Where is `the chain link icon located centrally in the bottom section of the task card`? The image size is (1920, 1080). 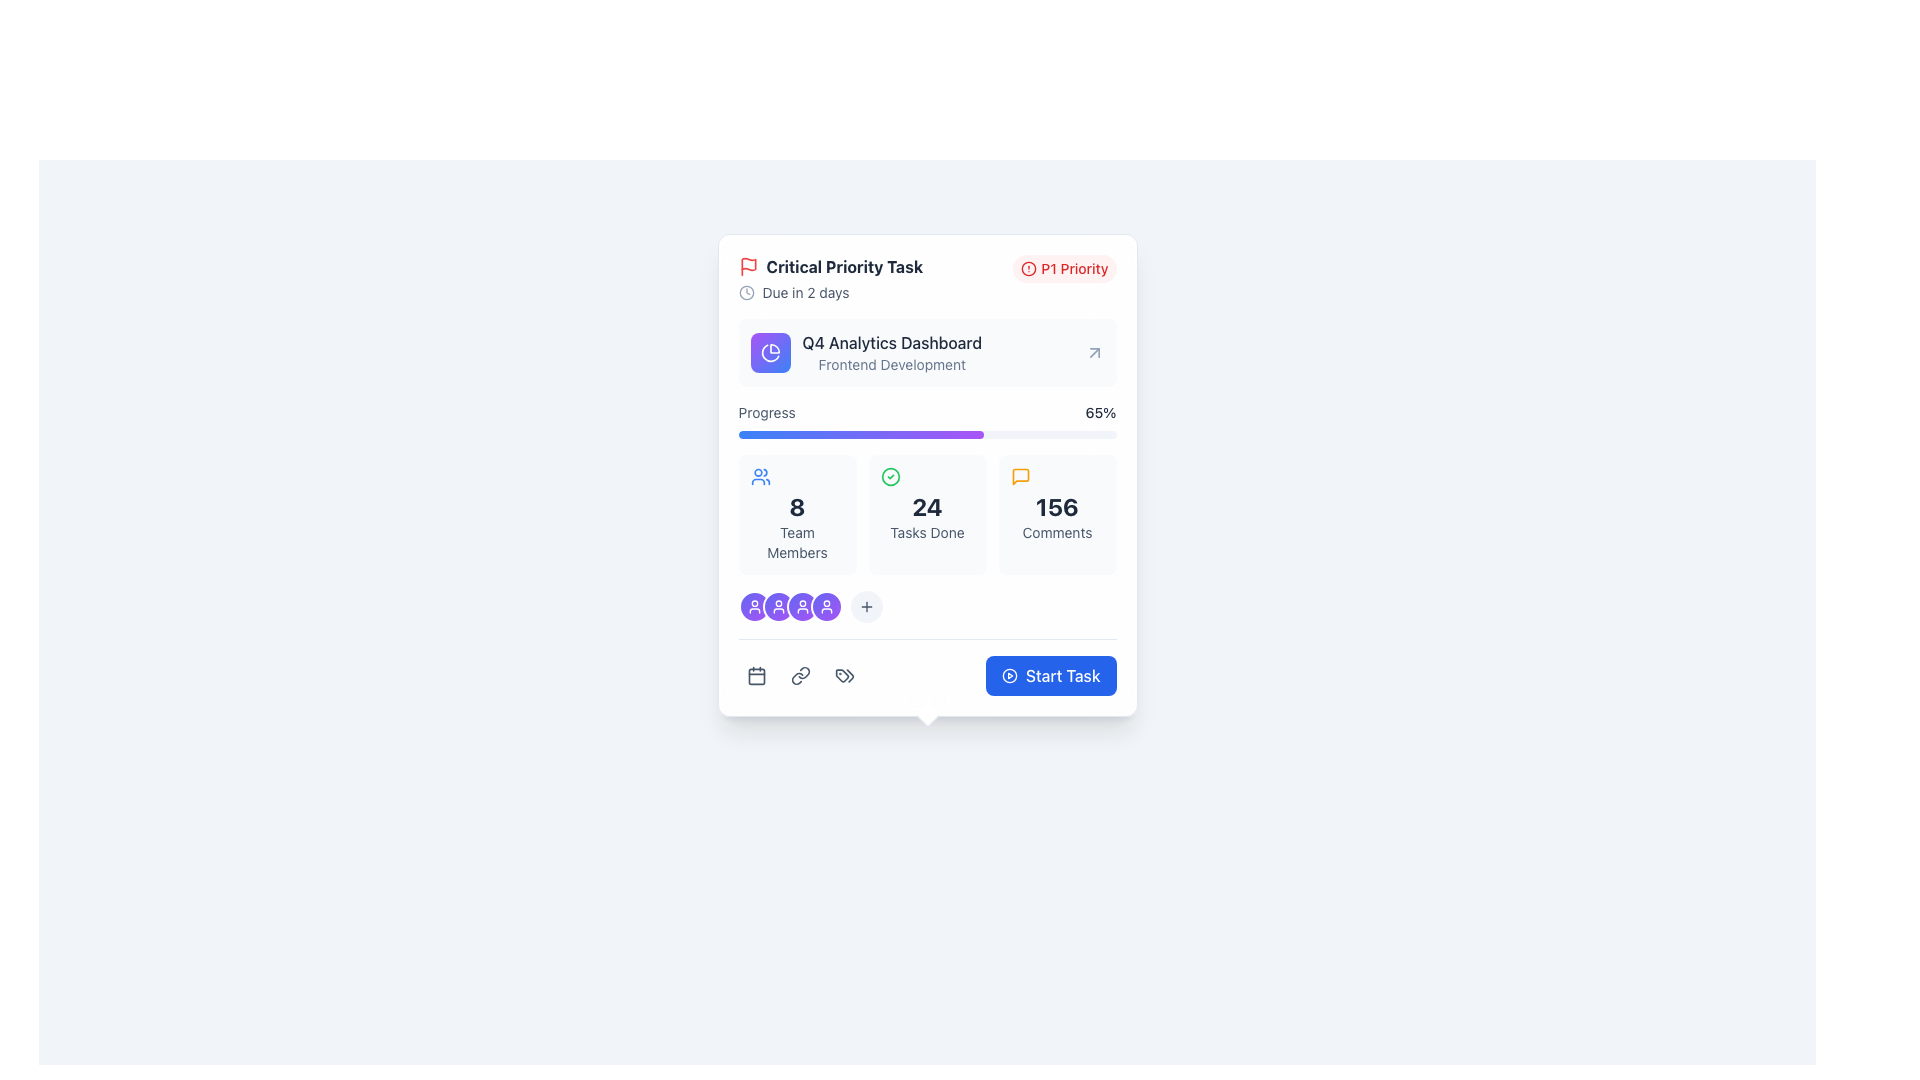
the chain link icon located centrally in the bottom section of the task card is located at coordinates (800, 675).